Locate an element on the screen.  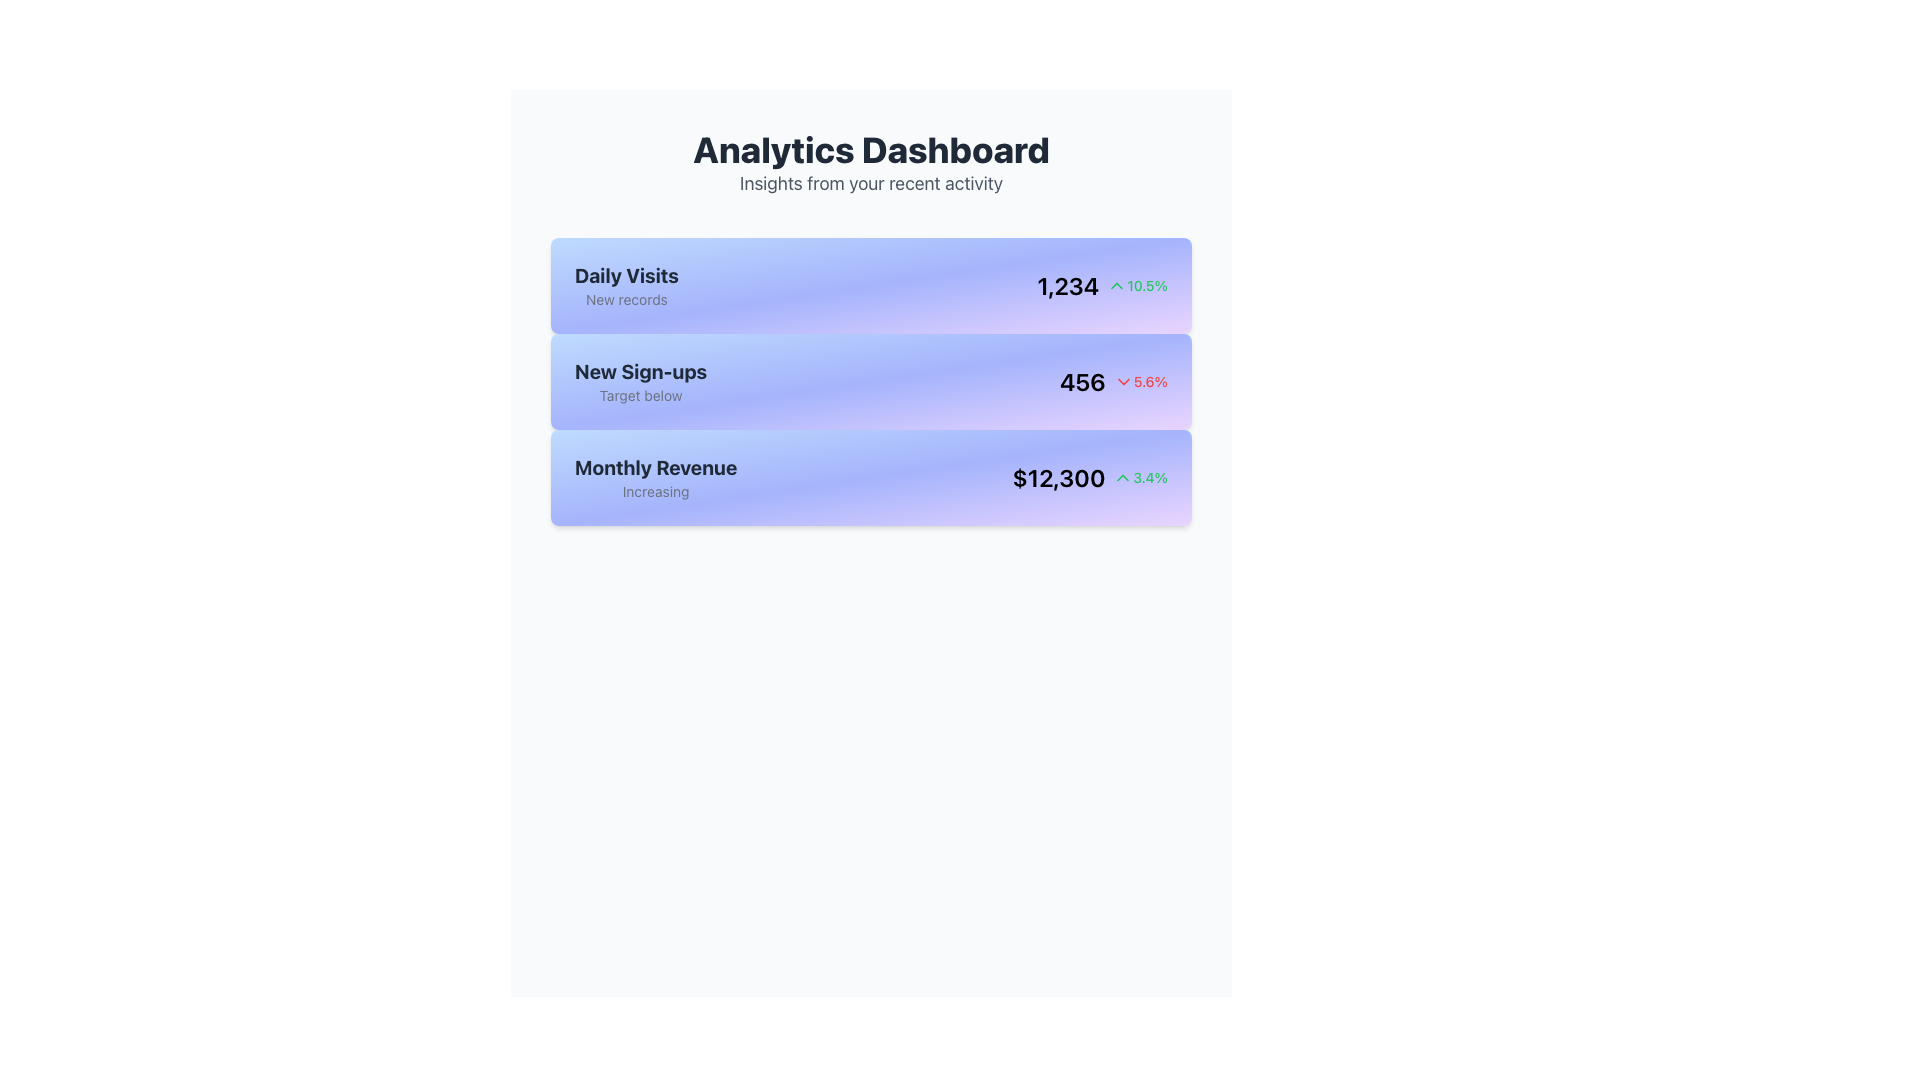
the small downward-pointing red chevron icon located next to the '5.6%' text is located at coordinates (1123, 381).